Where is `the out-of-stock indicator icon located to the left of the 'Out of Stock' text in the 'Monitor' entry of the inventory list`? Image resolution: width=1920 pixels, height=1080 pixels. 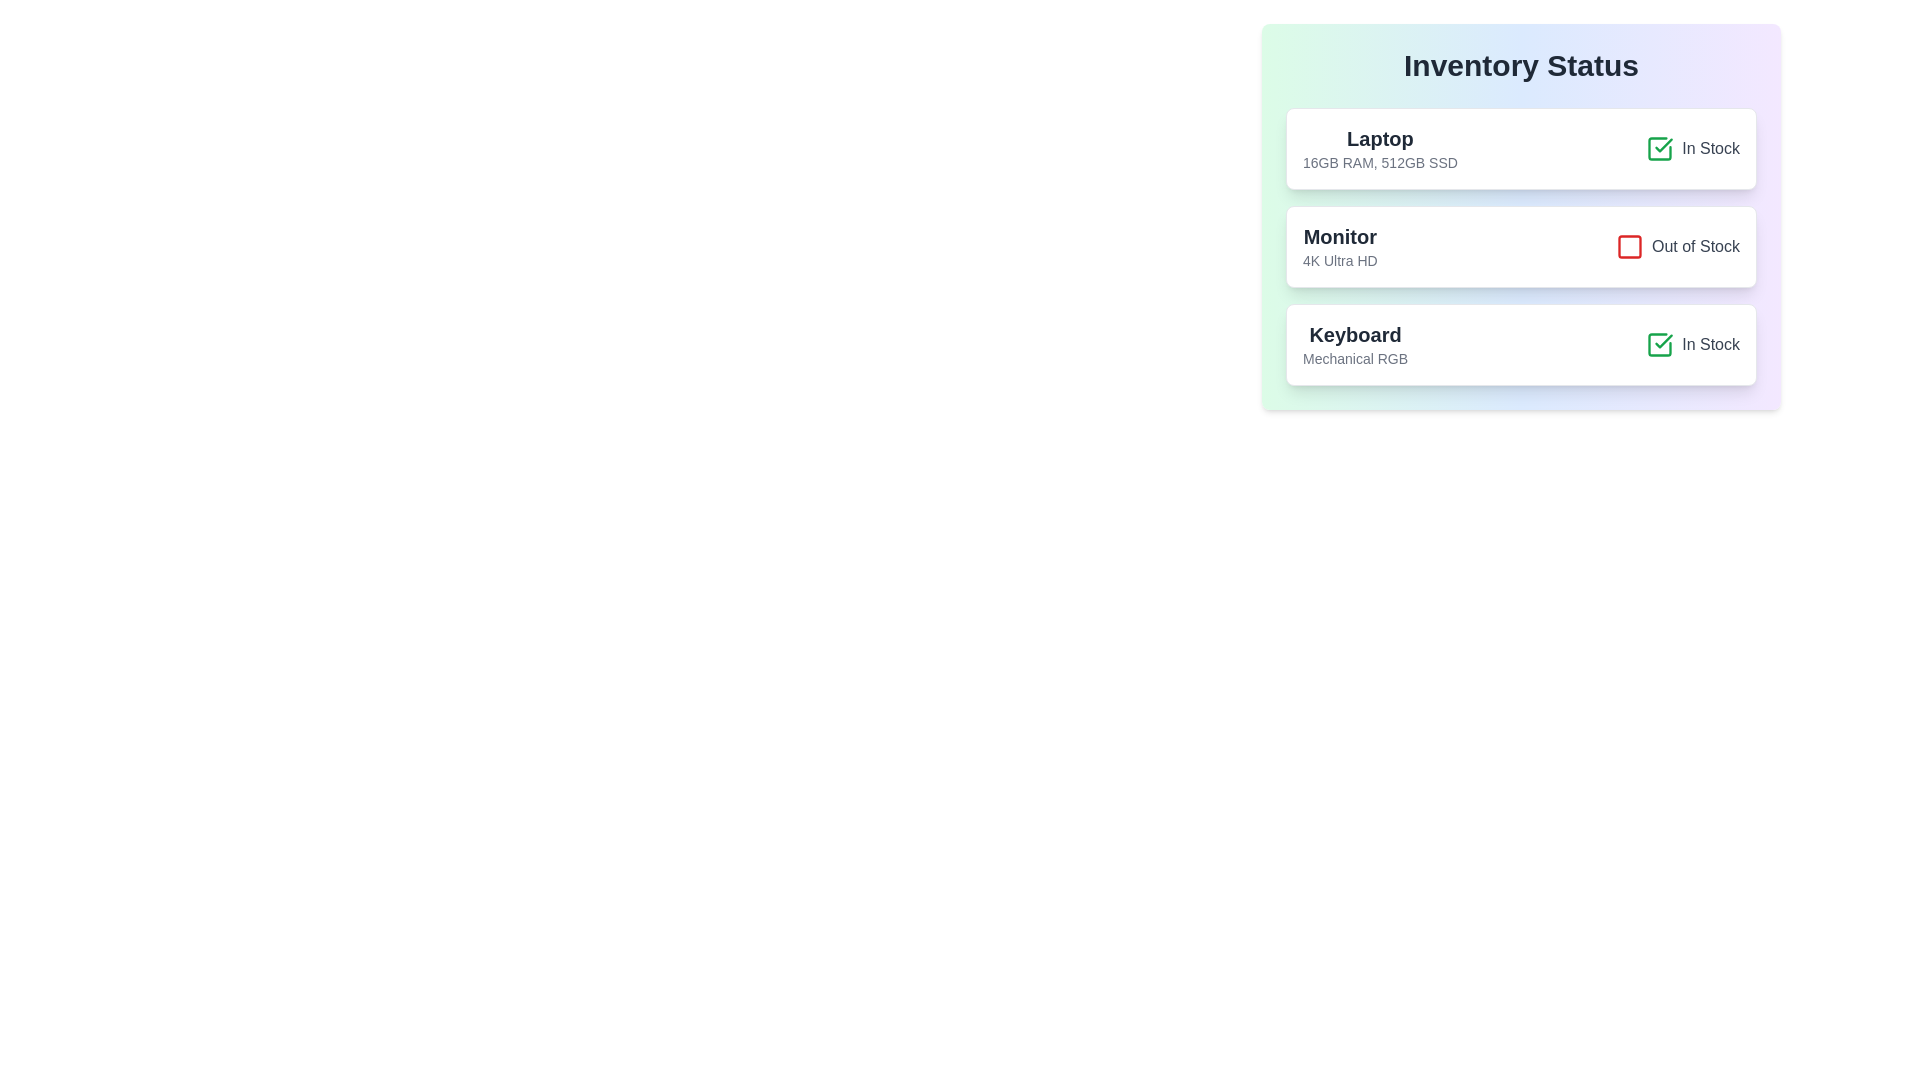 the out-of-stock indicator icon located to the left of the 'Out of Stock' text in the 'Monitor' entry of the inventory list is located at coordinates (1629, 245).